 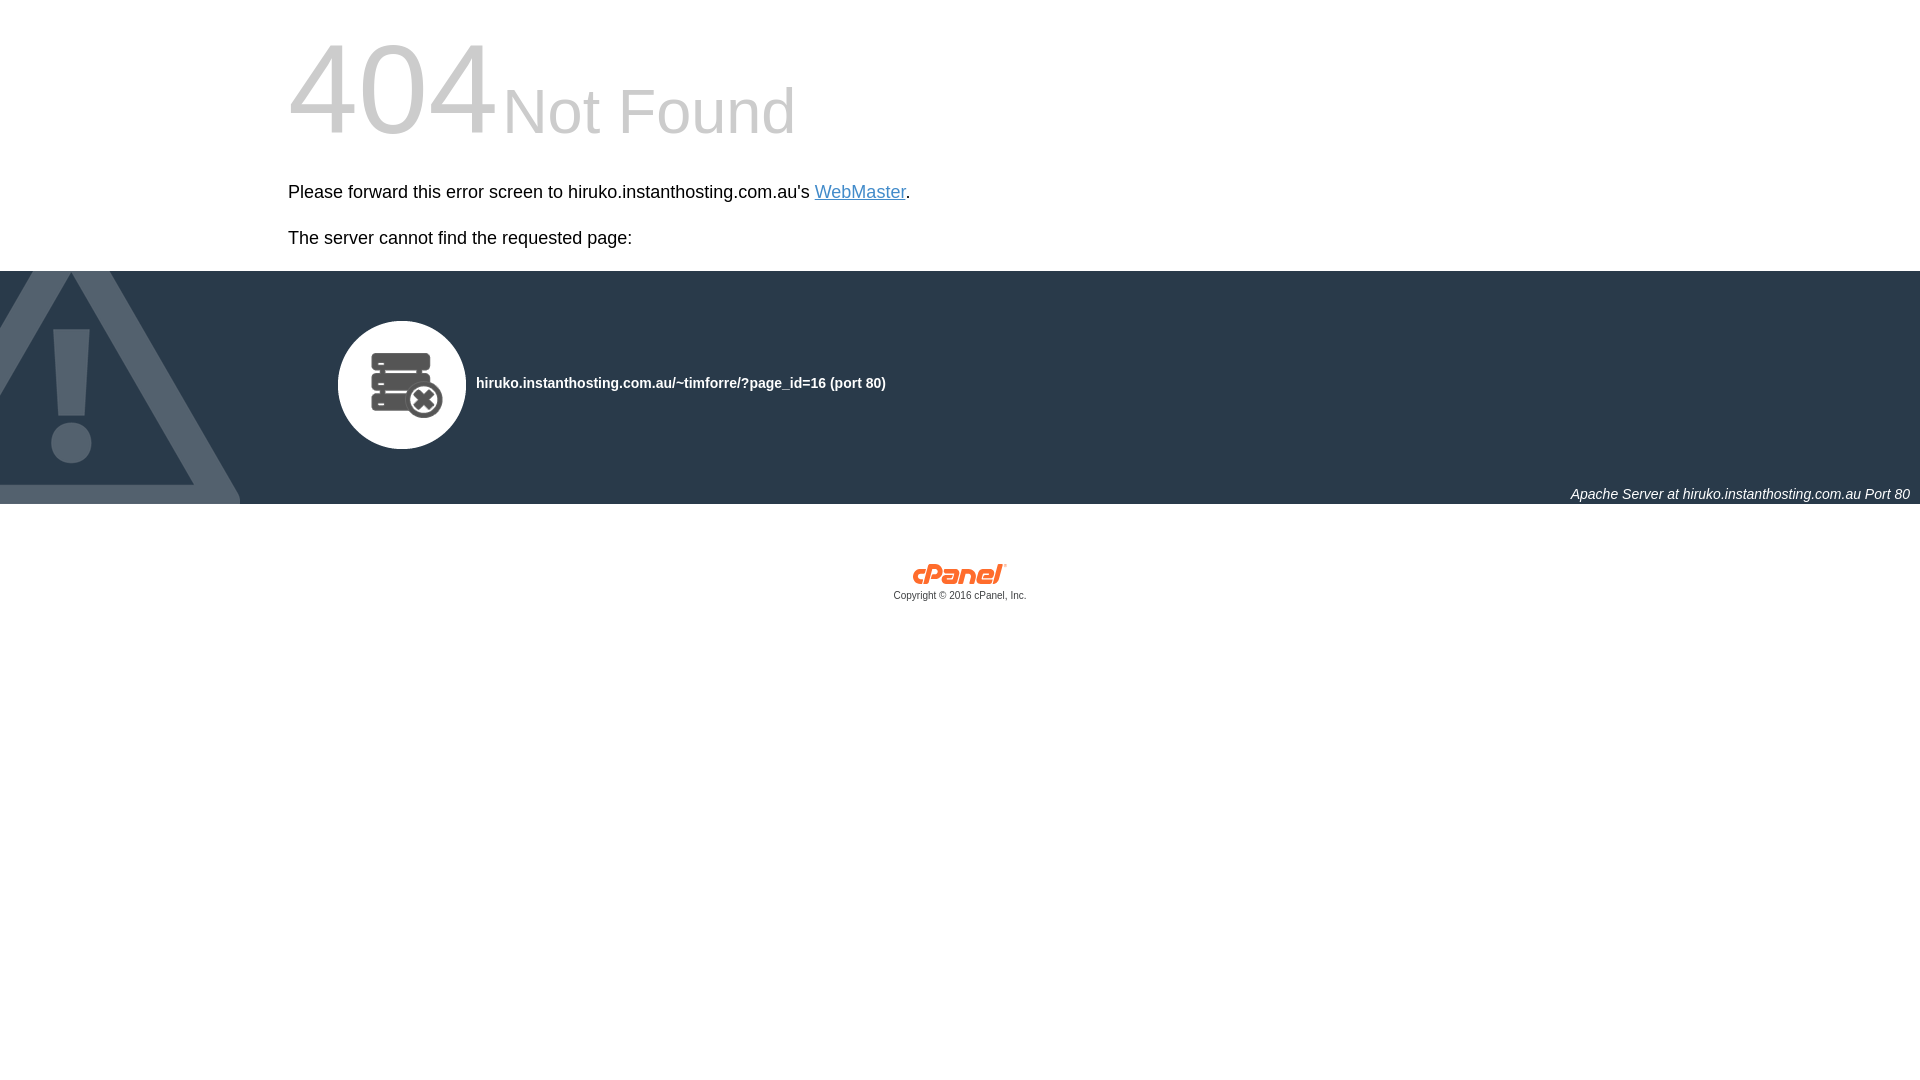 I want to click on 'WebMaster', so click(x=860, y=192).